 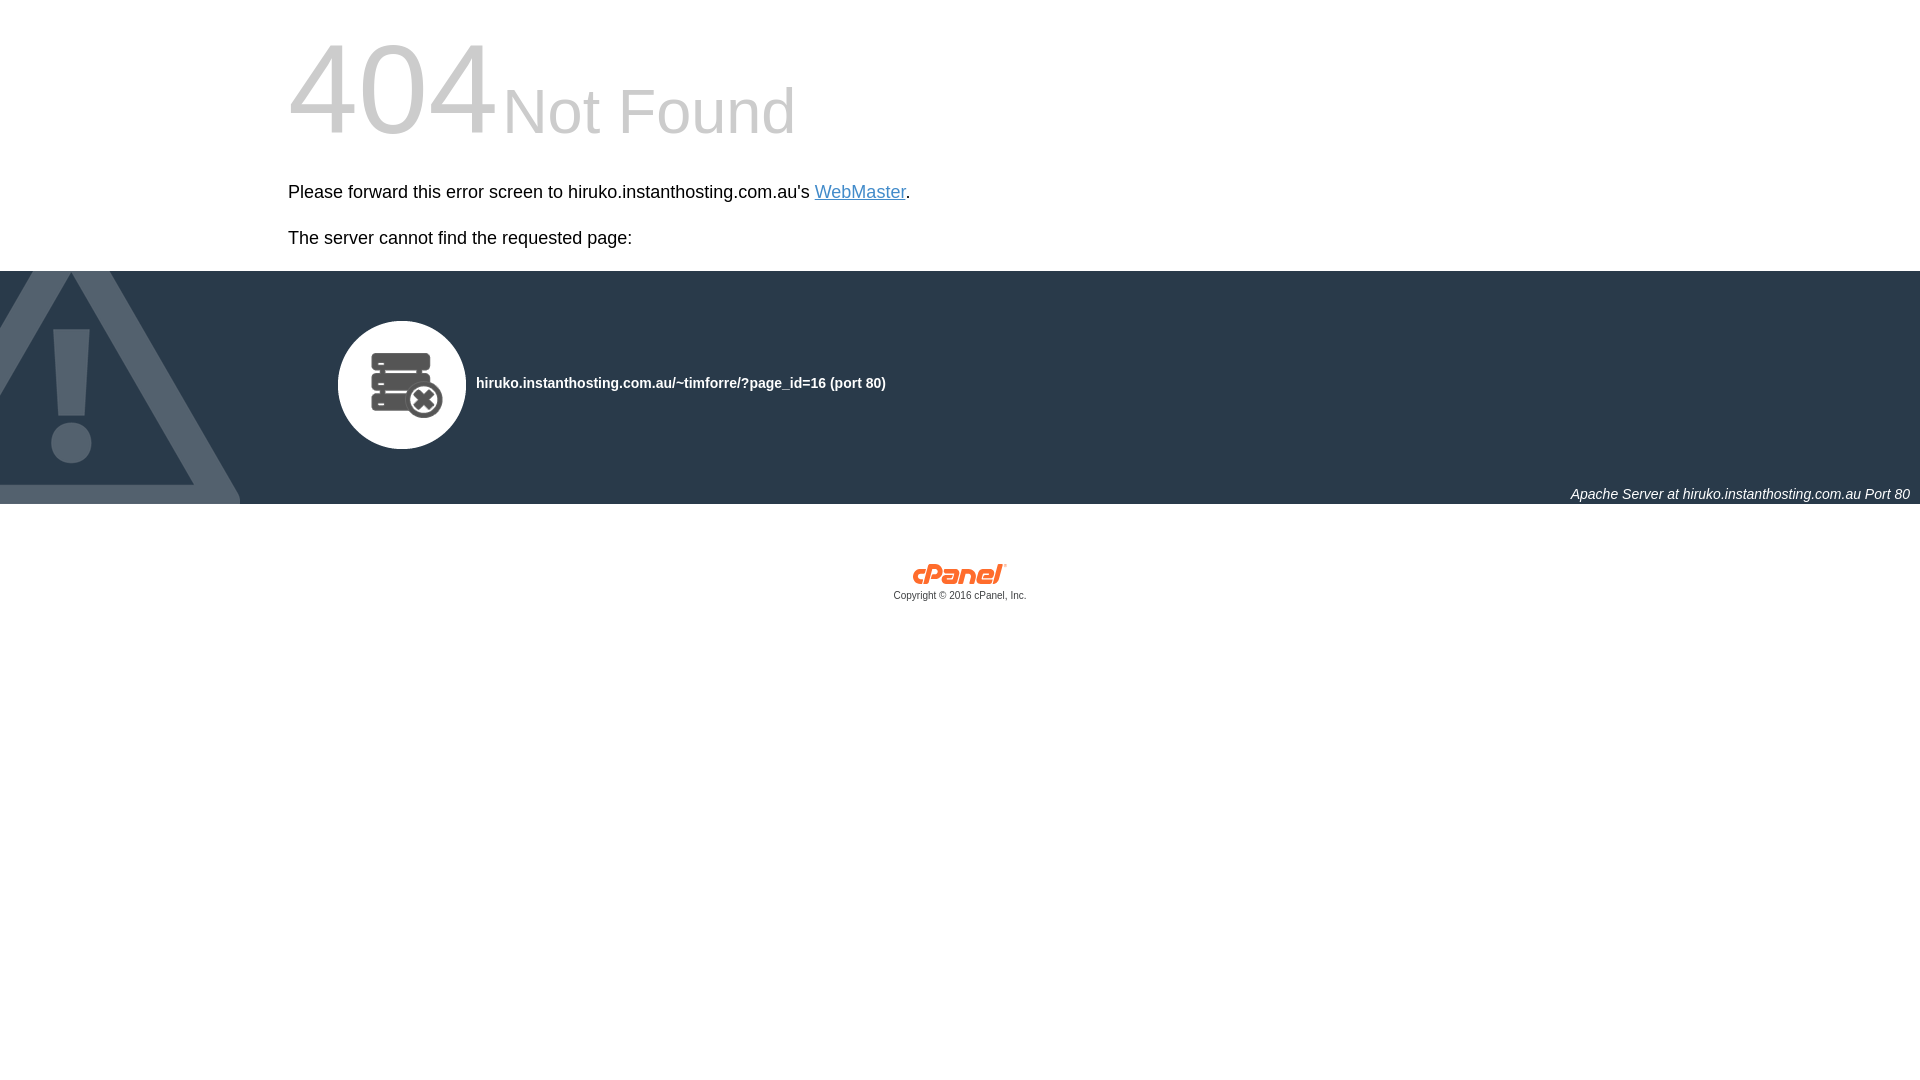 I want to click on 'WebMaster', so click(x=860, y=192).